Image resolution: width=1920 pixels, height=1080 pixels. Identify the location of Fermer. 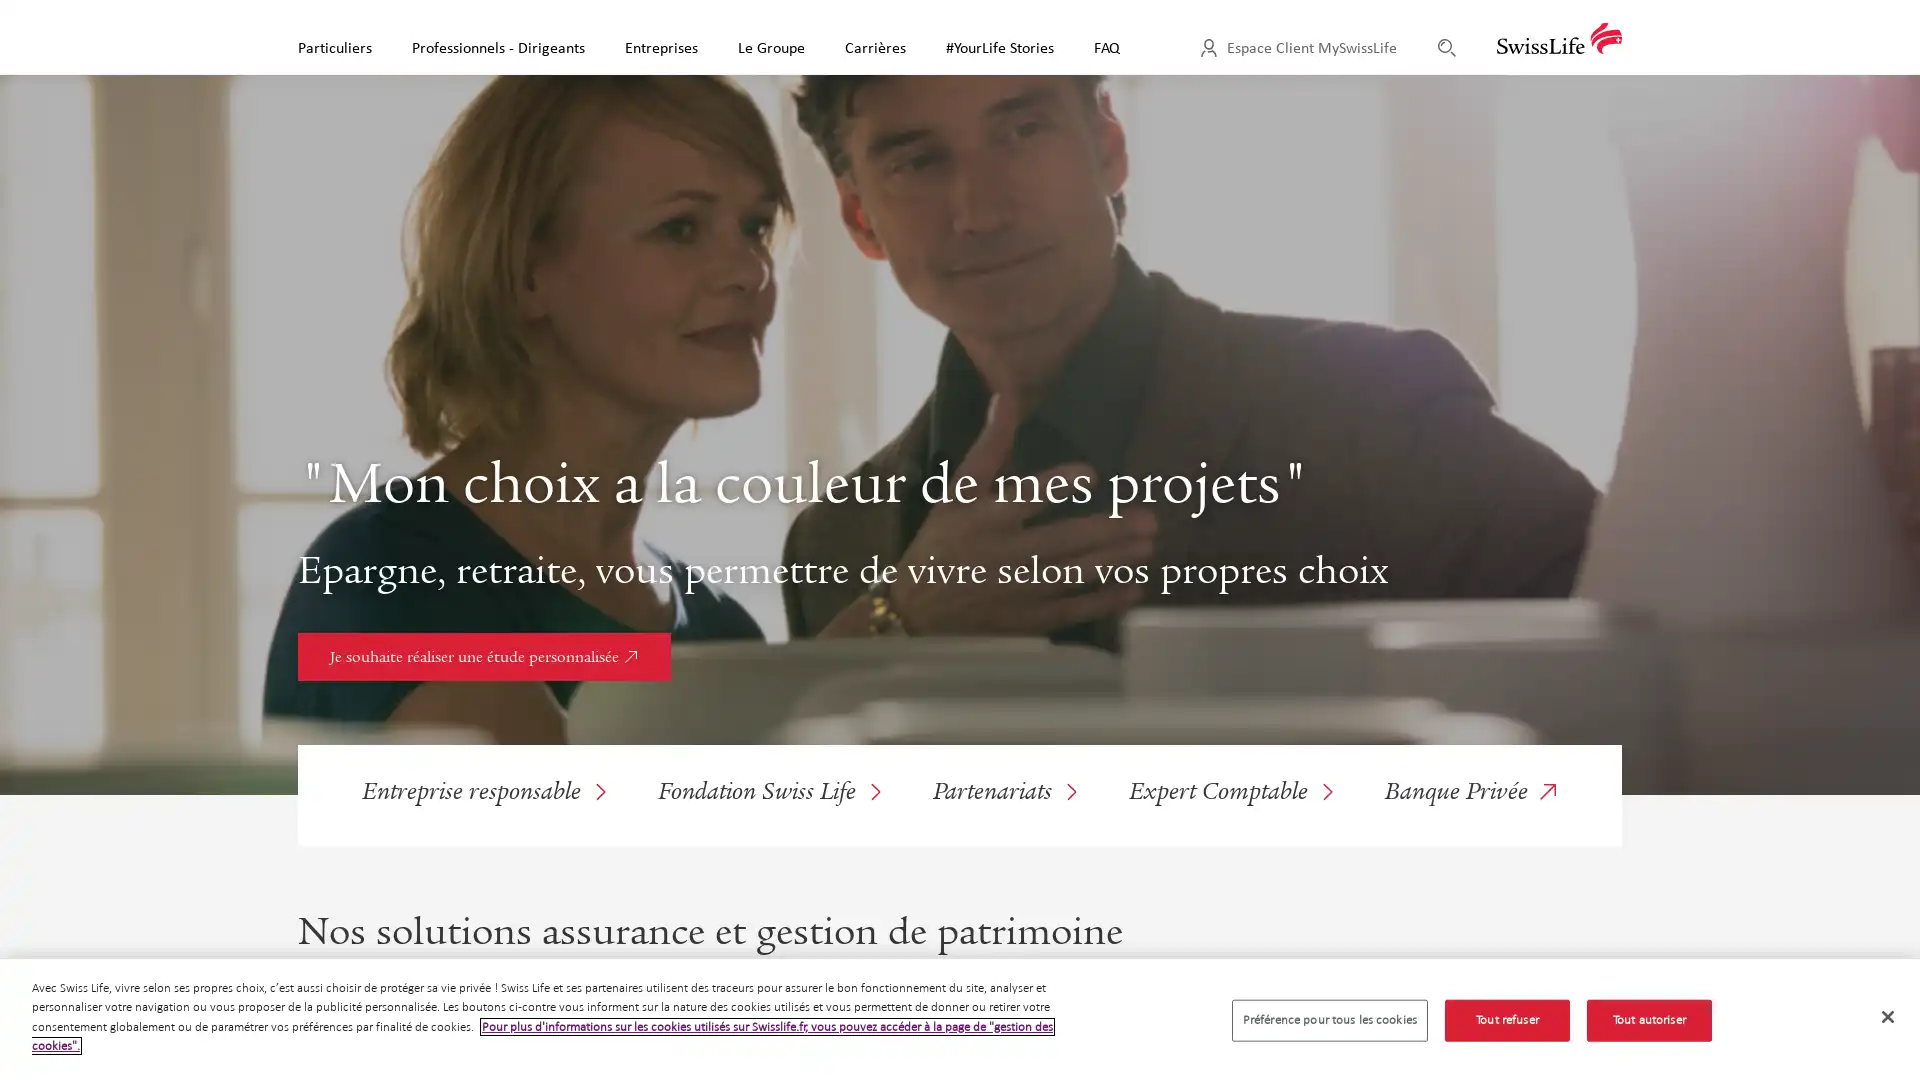
(1886, 1017).